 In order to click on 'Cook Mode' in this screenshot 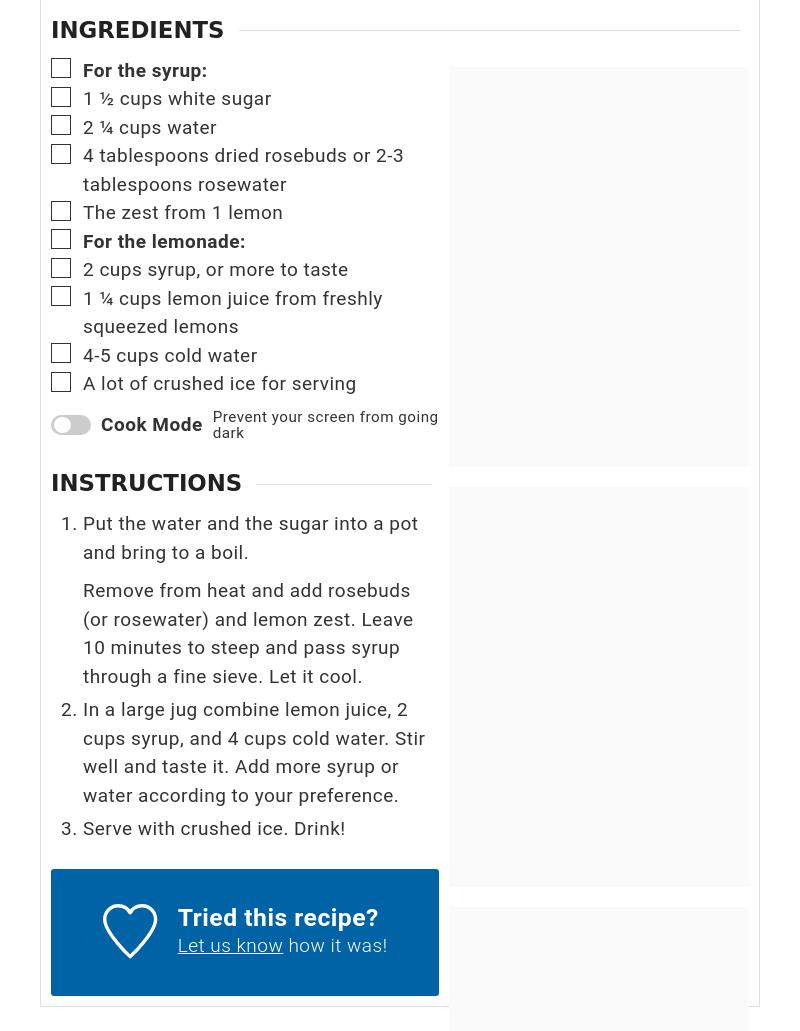, I will do `click(151, 424)`.